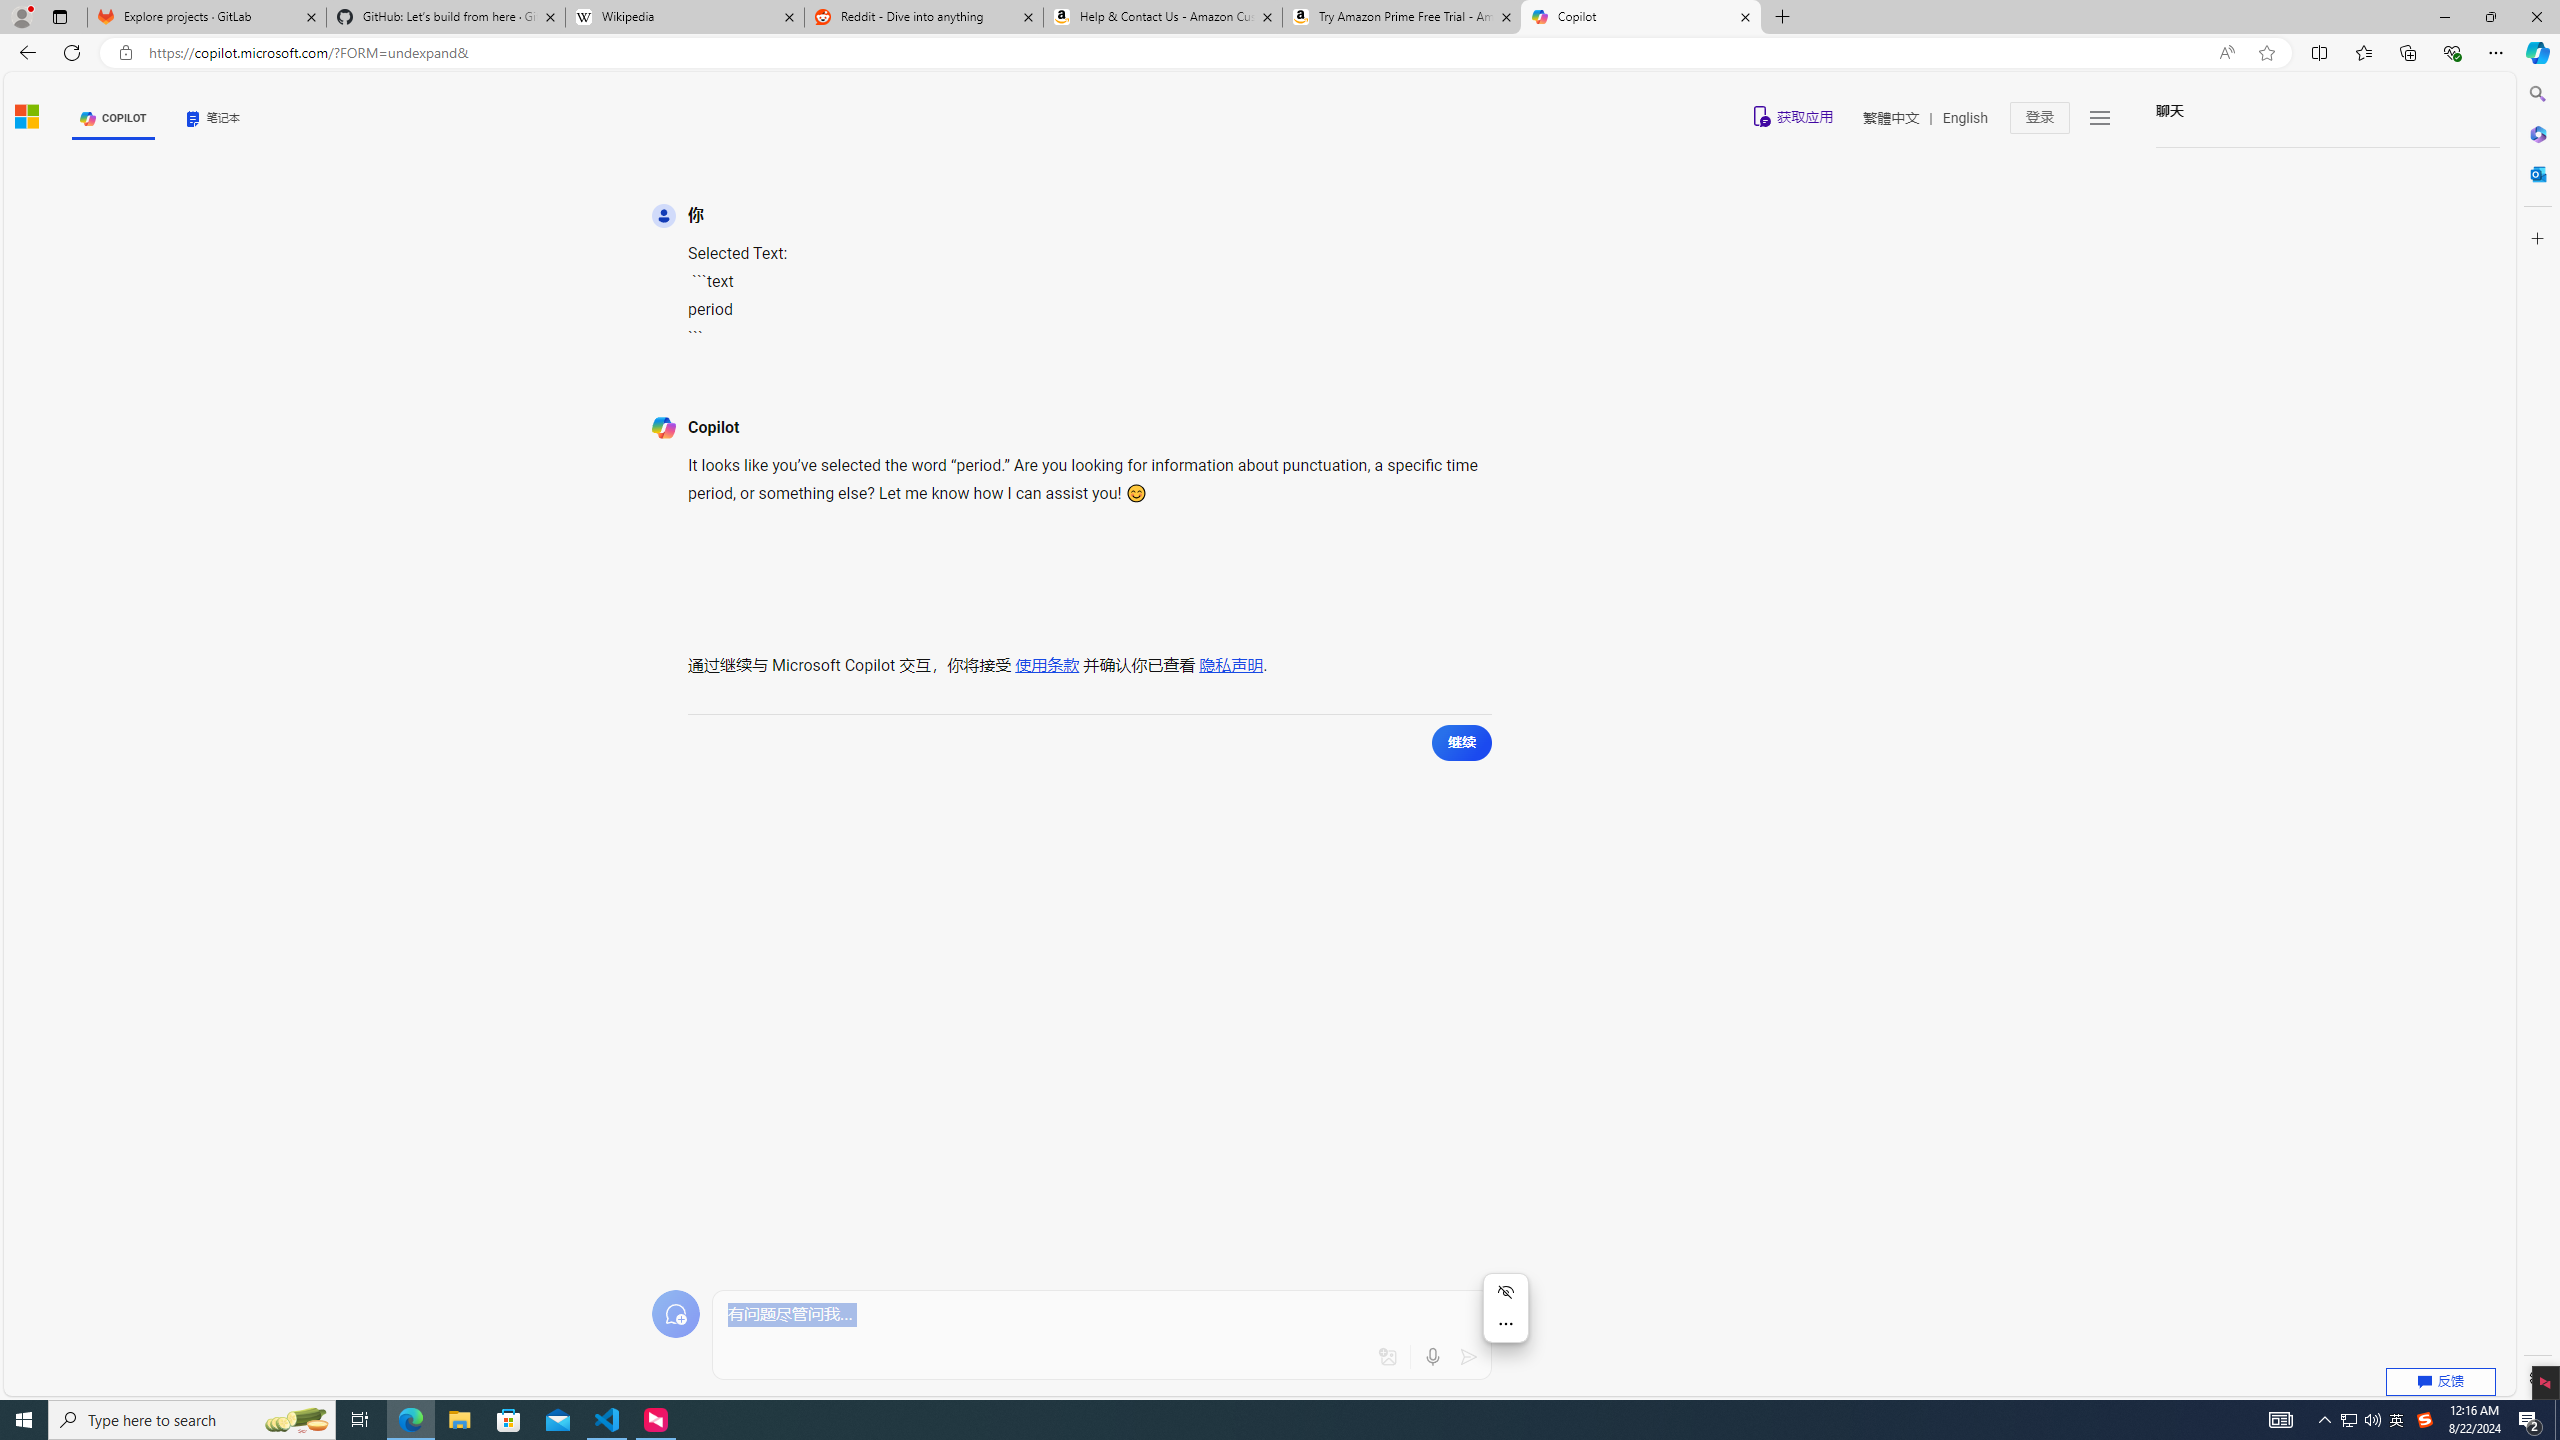 This screenshot has width=2560, height=1440. I want to click on 'COPILOT', so click(113, 118).